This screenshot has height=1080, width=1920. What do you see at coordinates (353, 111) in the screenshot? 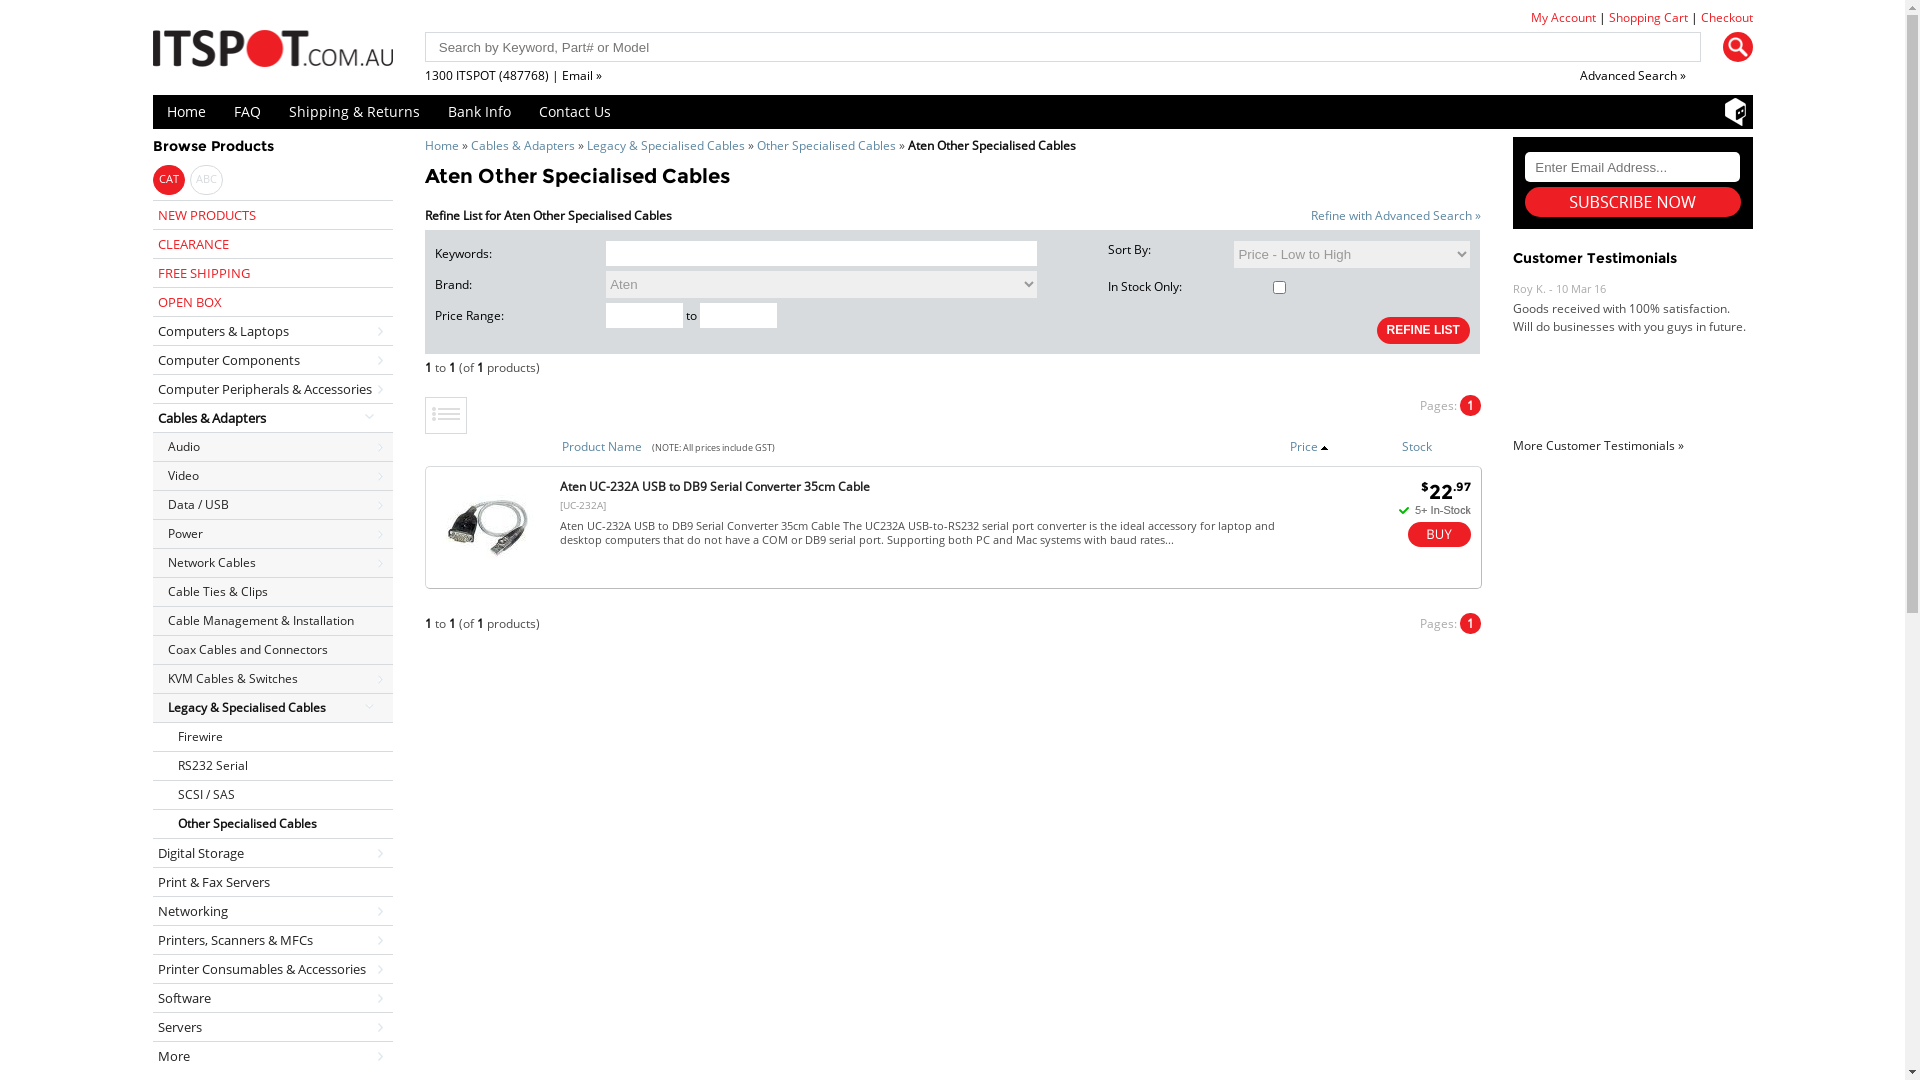
I see `'Shipping & Returns'` at bounding box center [353, 111].